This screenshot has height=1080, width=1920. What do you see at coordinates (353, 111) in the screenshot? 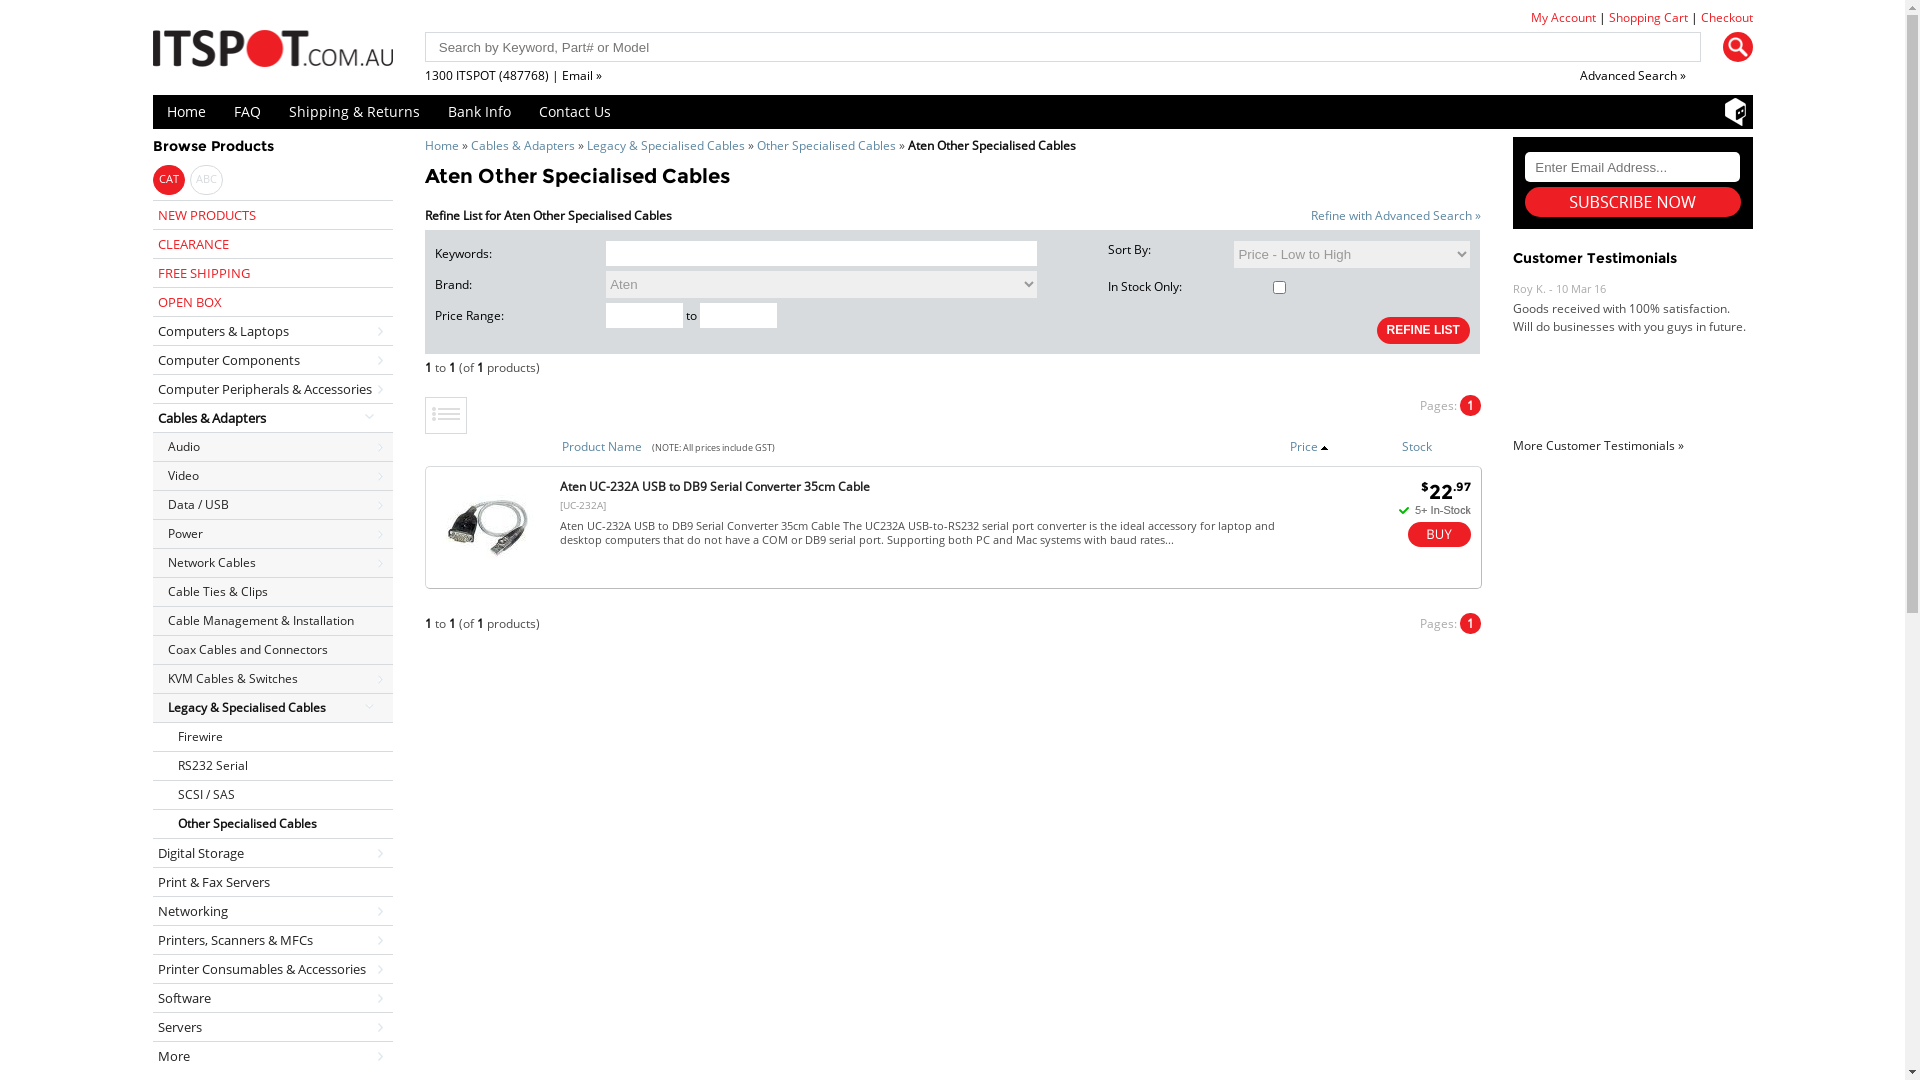
I see `'Shipping & Returns'` at bounding box center [353, 111].